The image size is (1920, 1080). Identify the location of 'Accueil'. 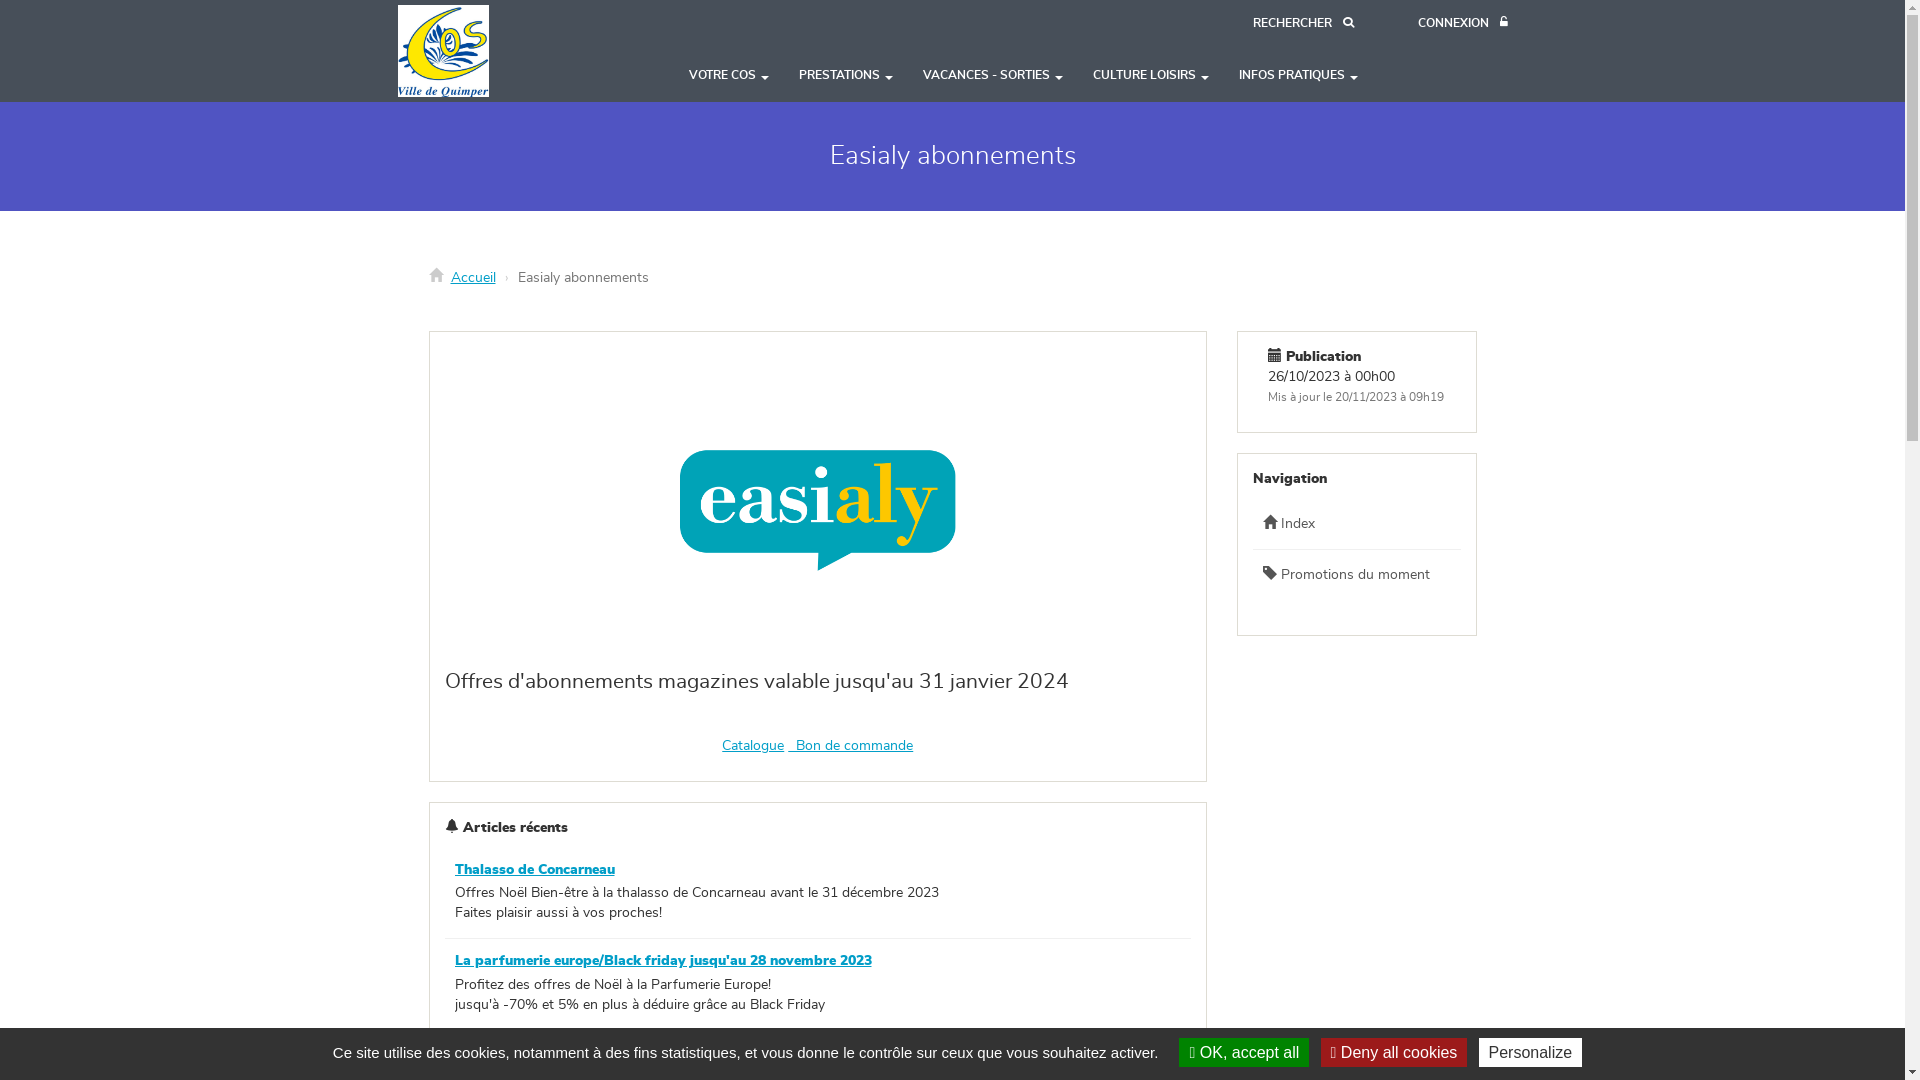
(471, 277).